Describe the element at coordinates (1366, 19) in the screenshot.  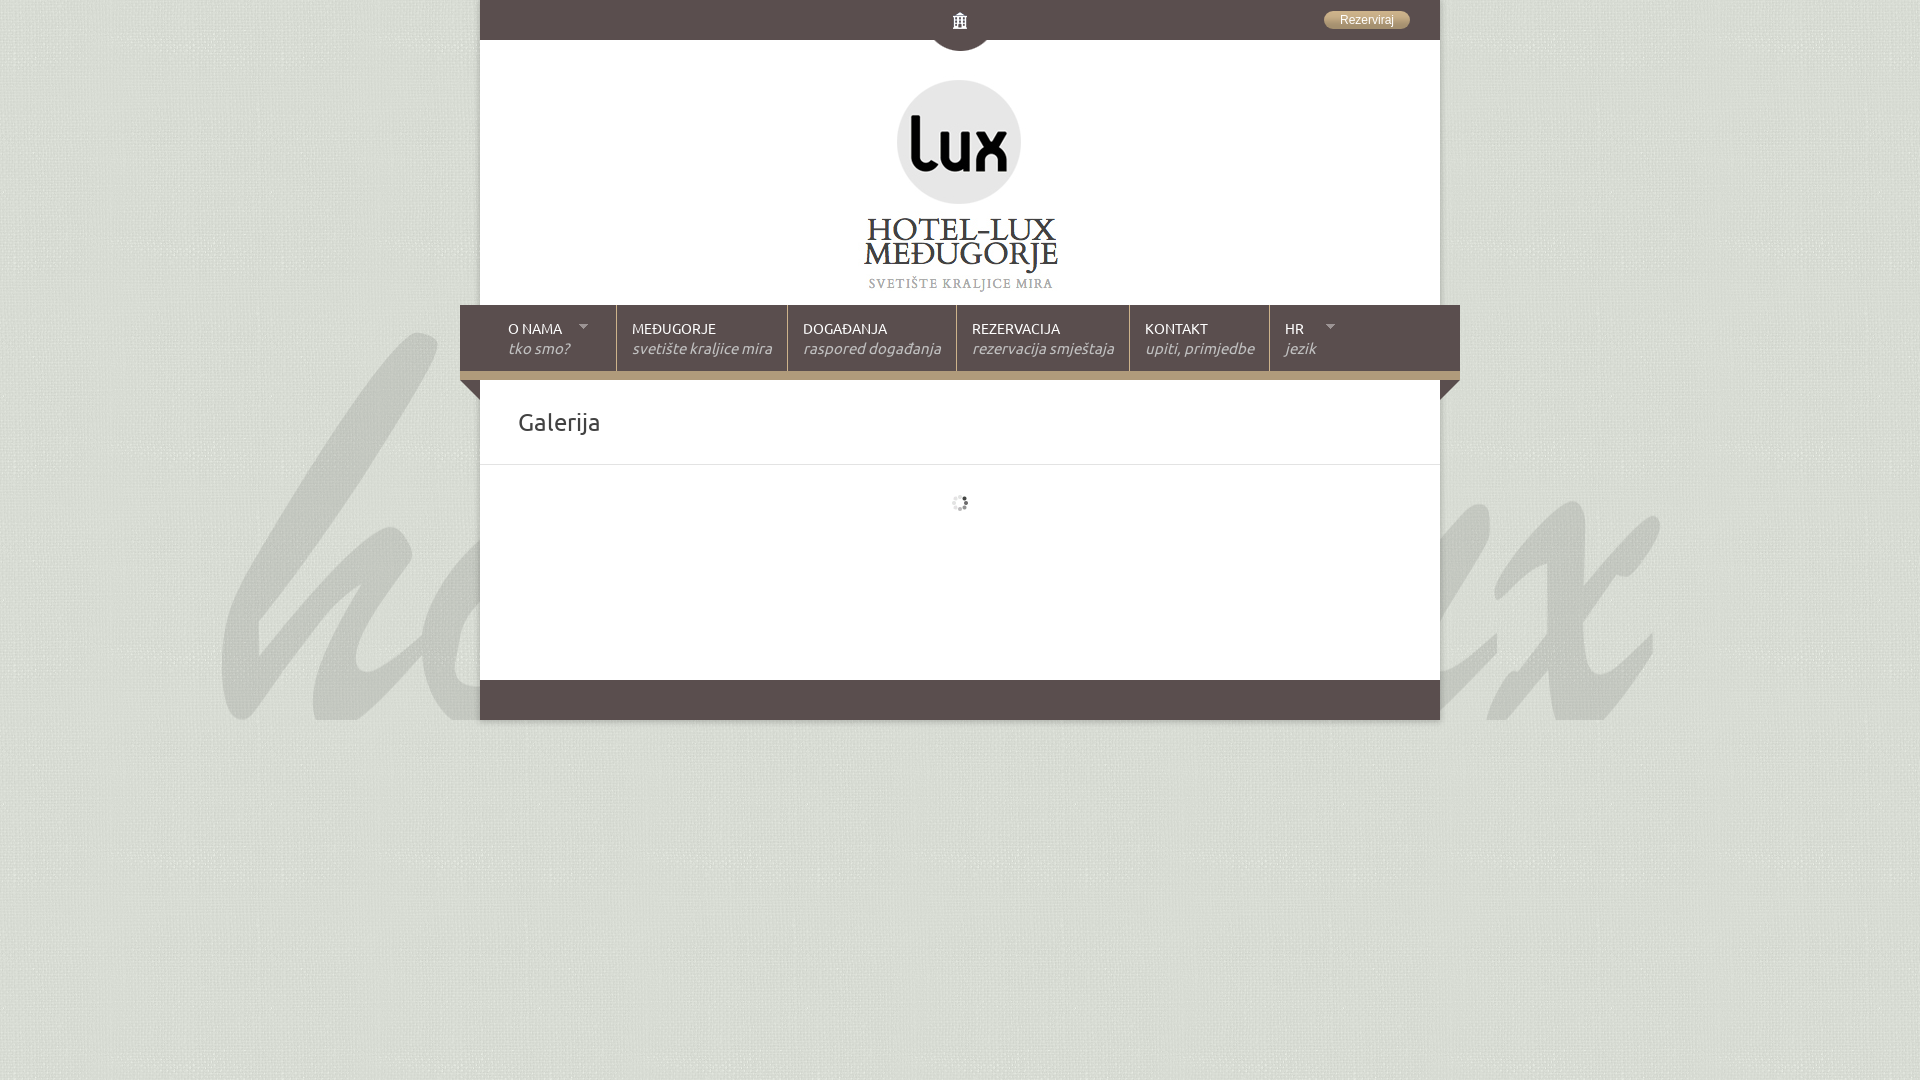
I see `'Rezerviraj'` at that location.